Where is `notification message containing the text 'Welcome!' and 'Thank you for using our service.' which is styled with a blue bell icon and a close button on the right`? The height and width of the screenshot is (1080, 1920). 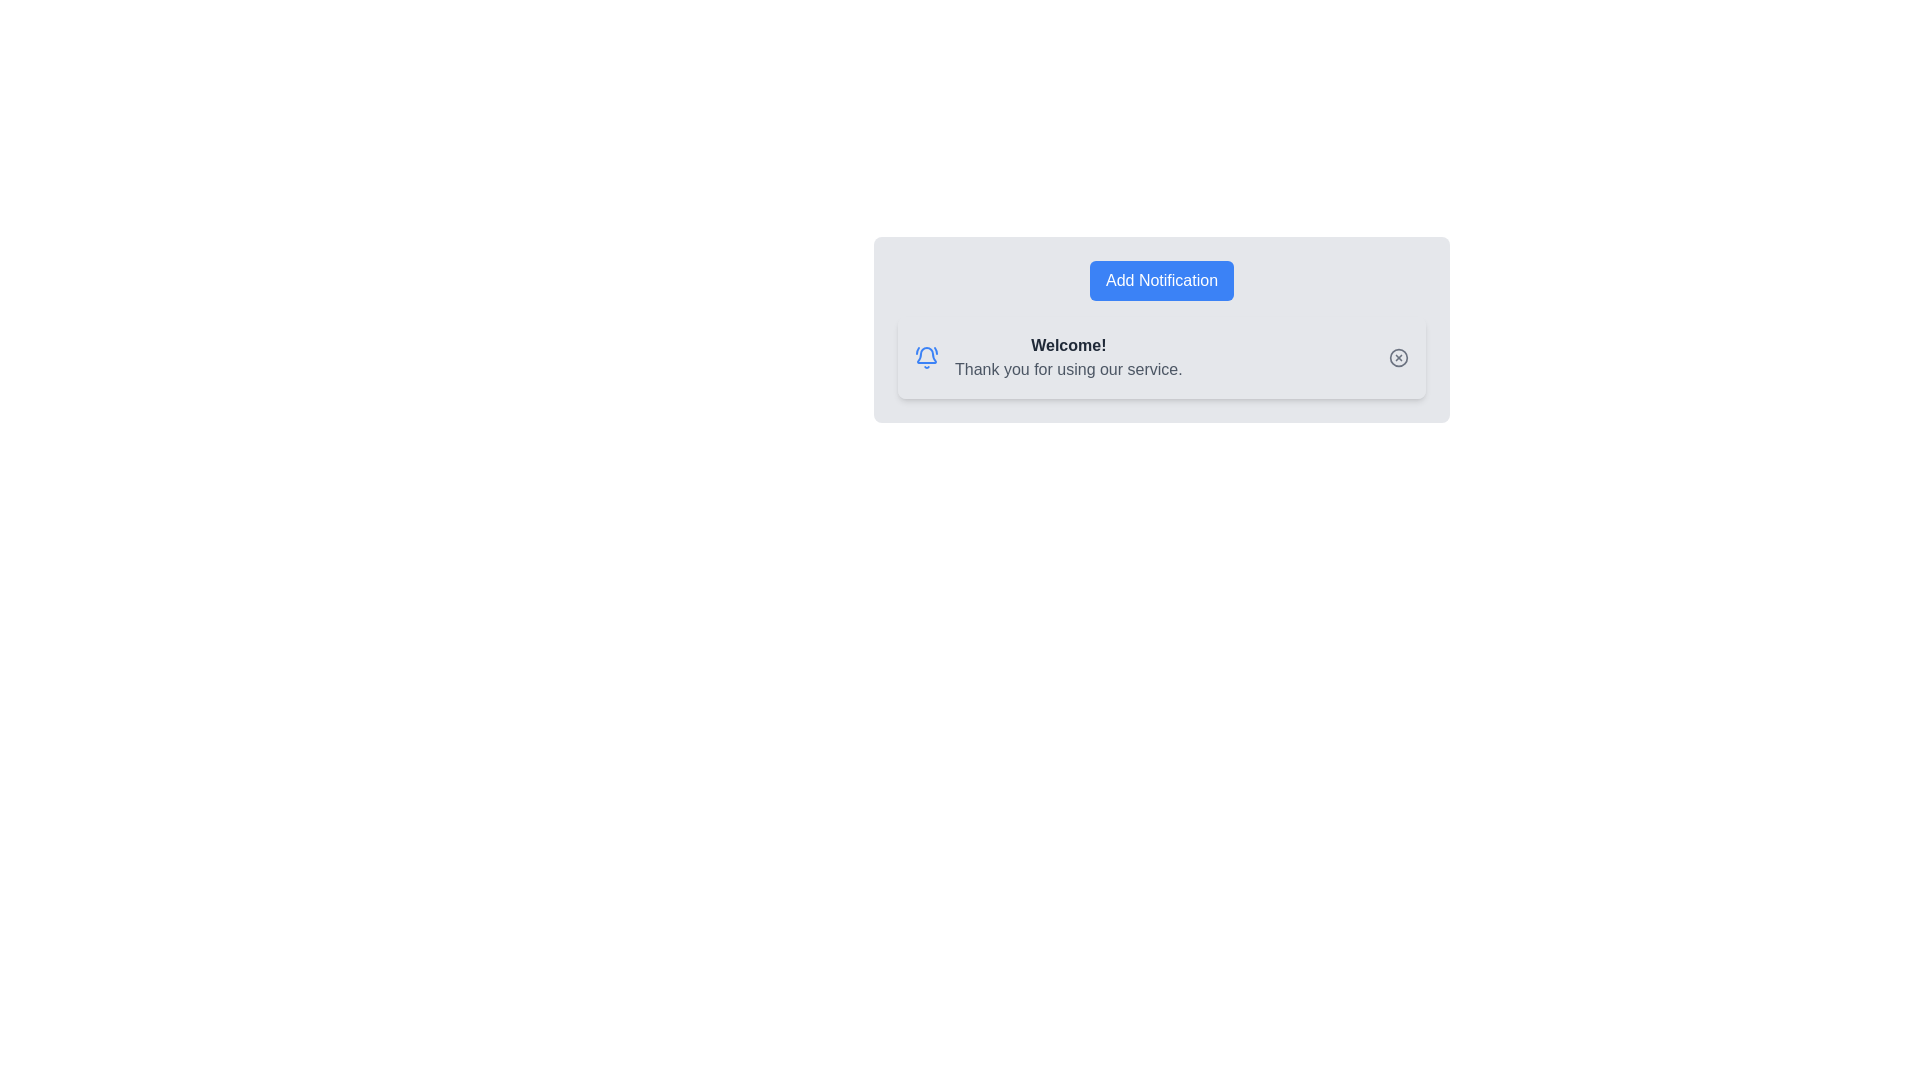 notification message containing the text 'Welcome!' and 'Thank you for using our service.' which is styled with a blue bell icon and a close button on the right is located at coordinates (1161, 357).